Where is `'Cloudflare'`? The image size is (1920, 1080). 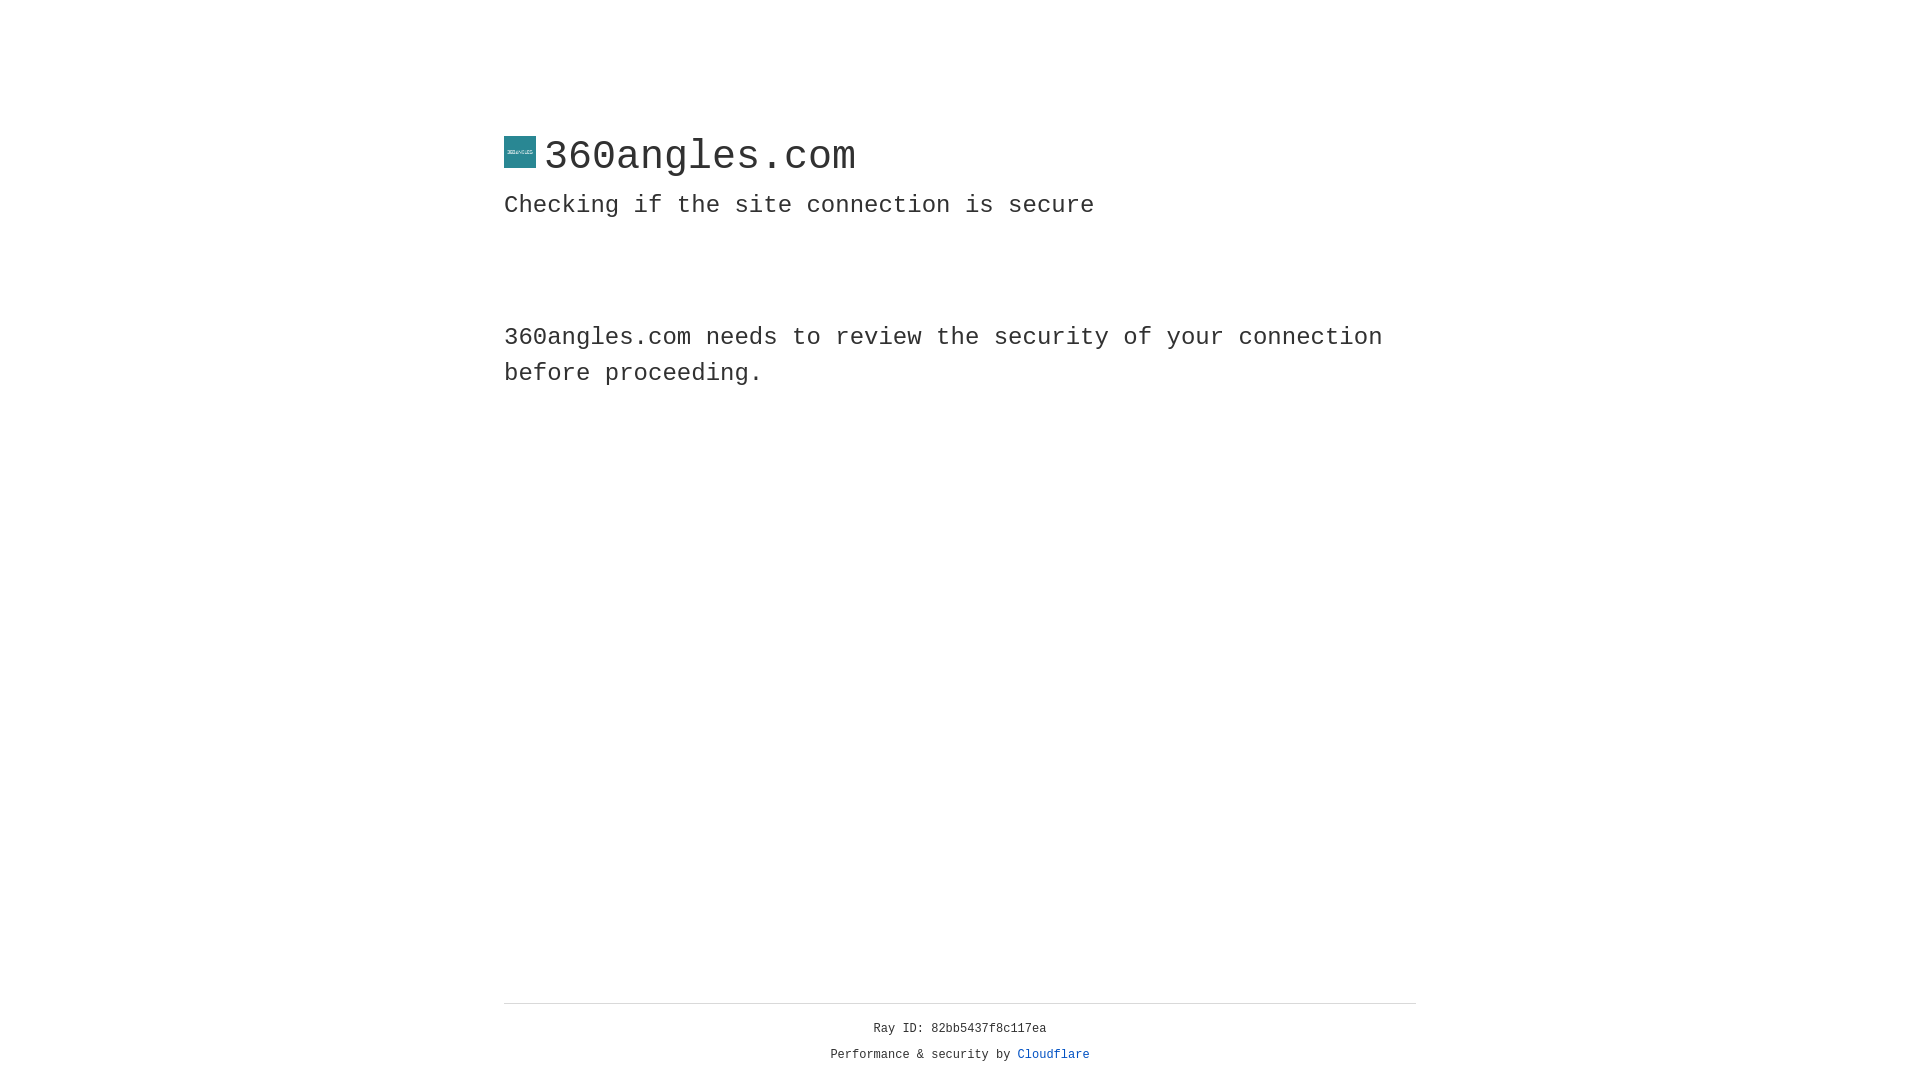
'Cloudflare' is located at coordinates (1053, 1054).